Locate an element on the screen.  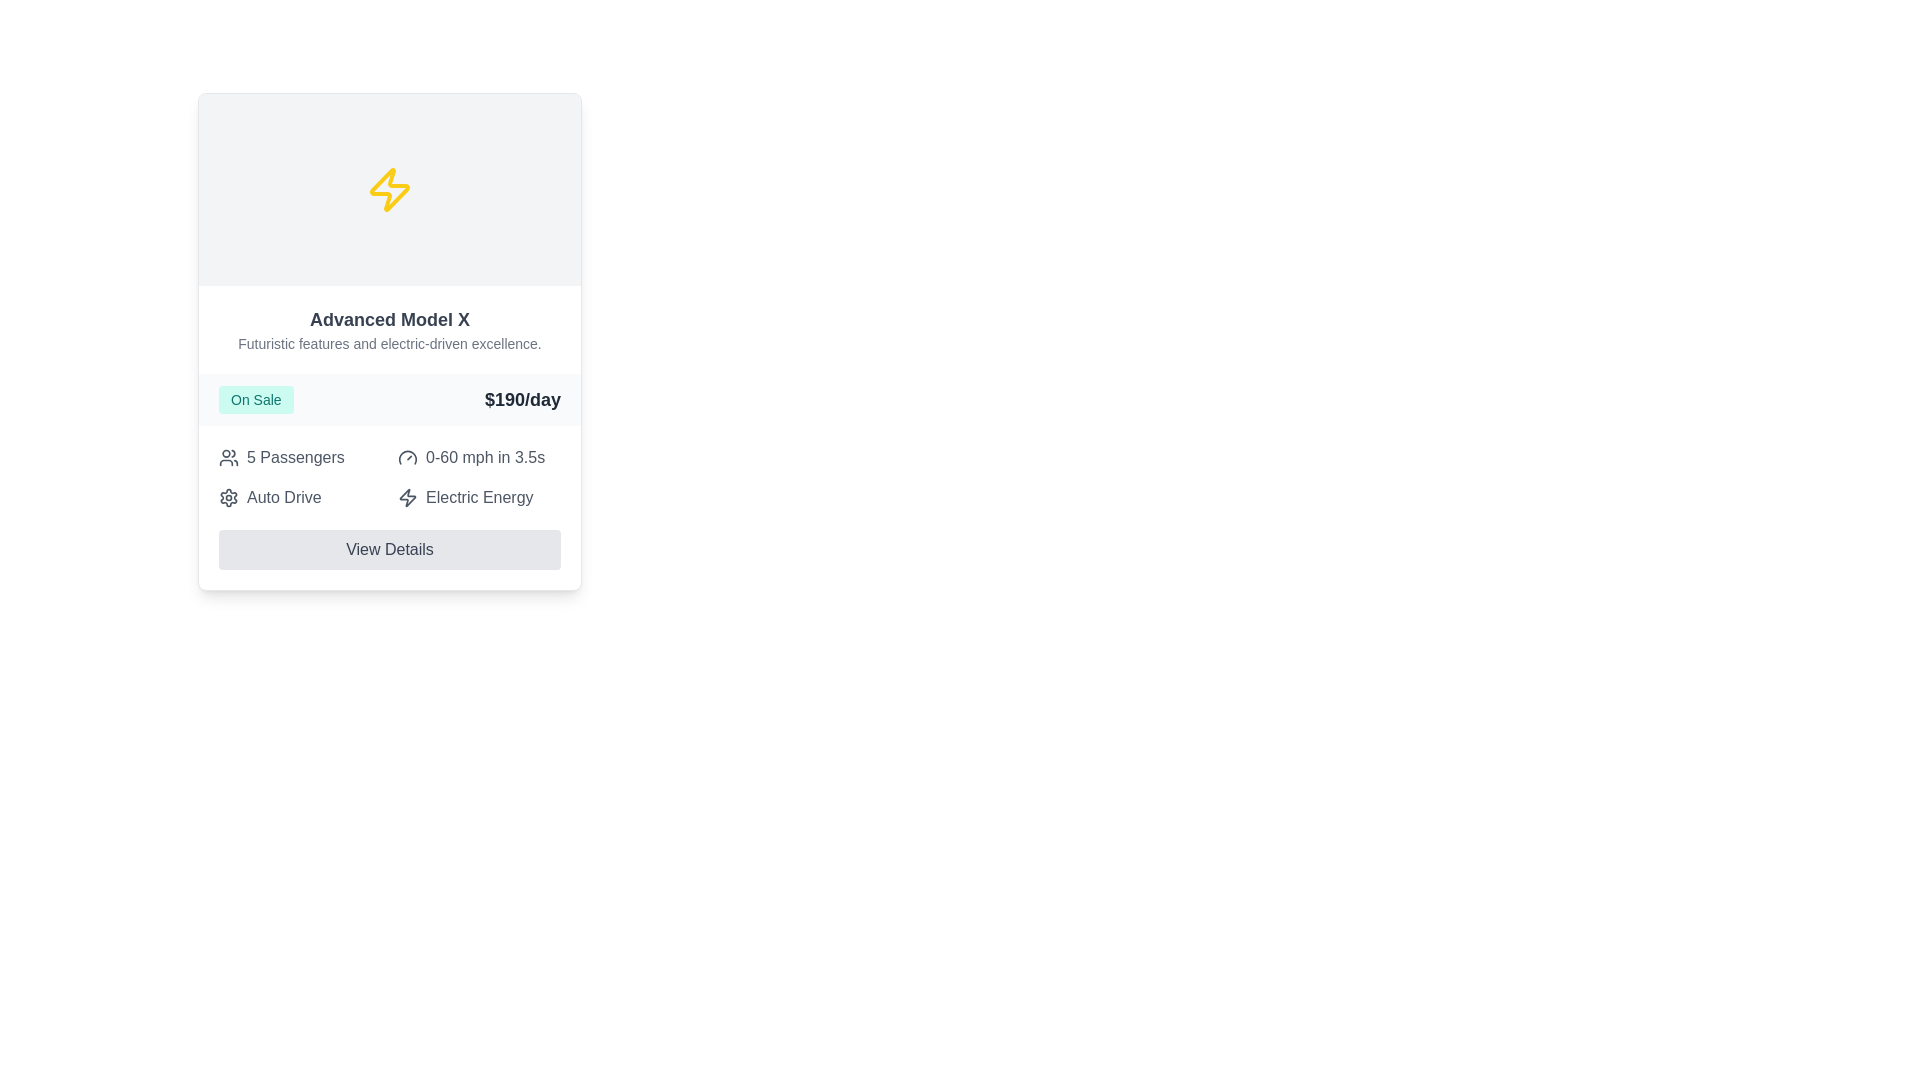
the Settings icon, which resembles a gear and is located before the 'Auto Drive' text in the lower section of the card component is located at coordinates (229, 496).